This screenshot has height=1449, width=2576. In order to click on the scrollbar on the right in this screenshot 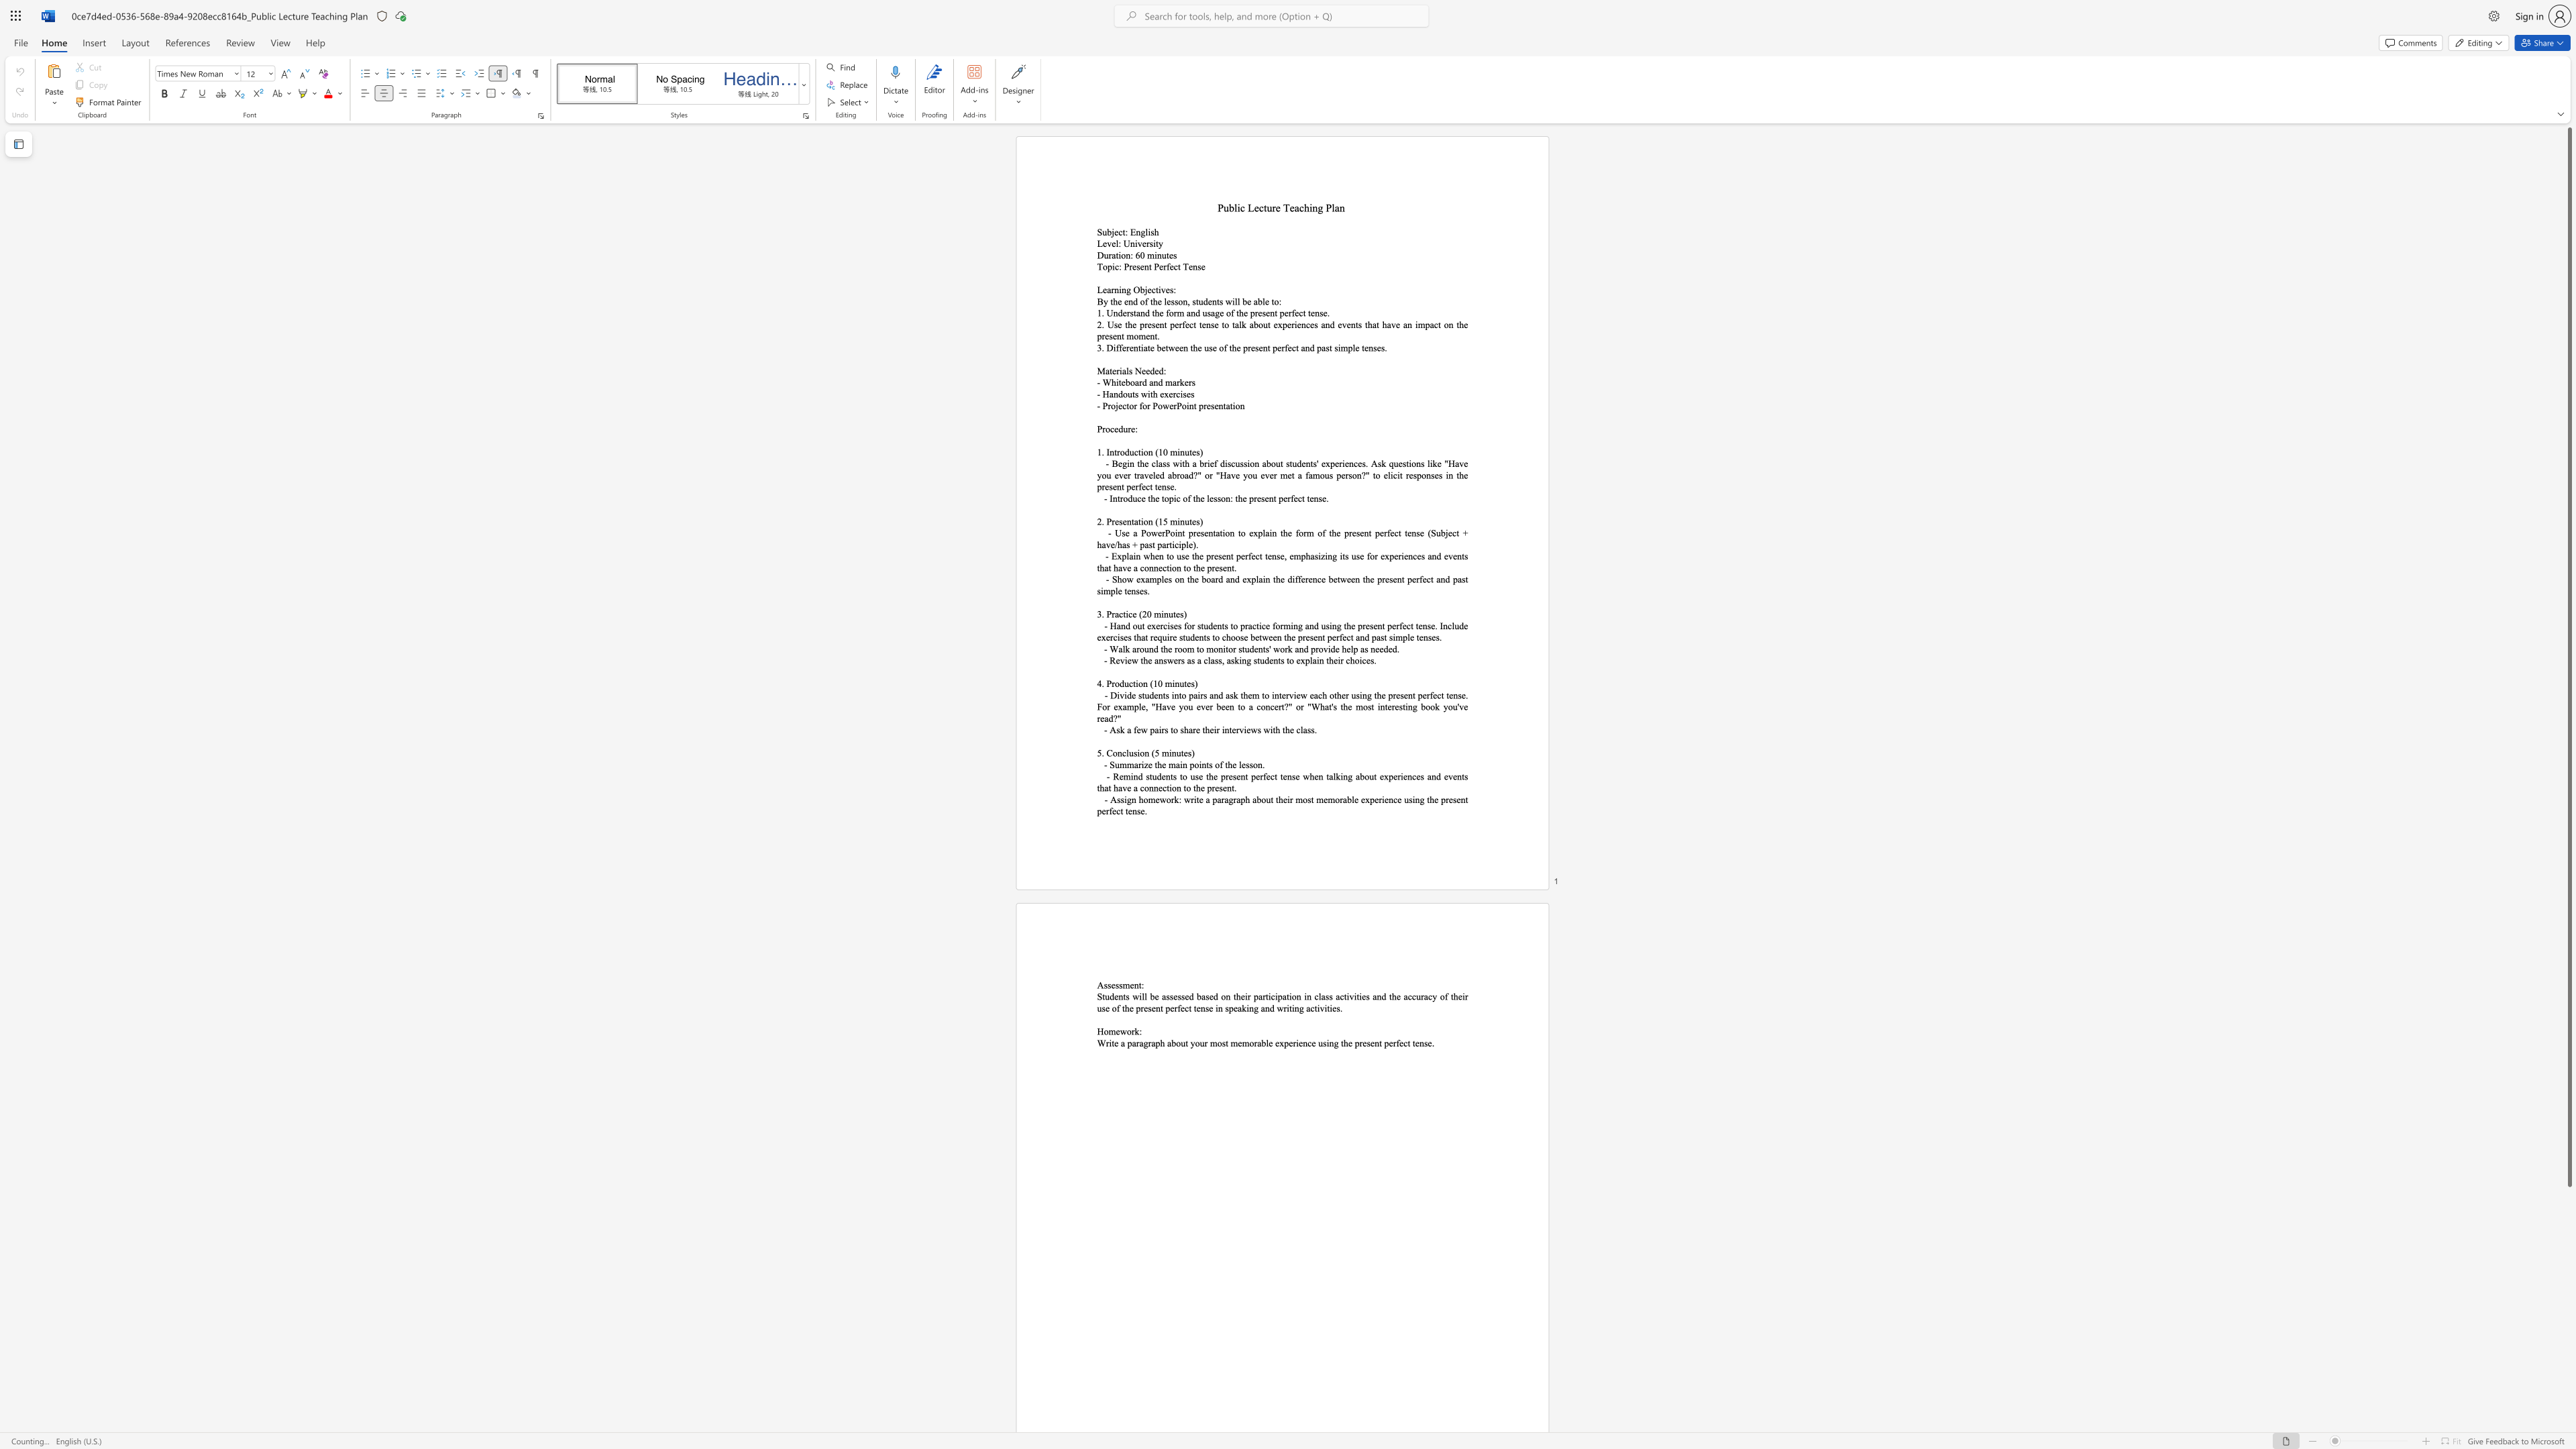, I will do `click(2568, 1367)`.